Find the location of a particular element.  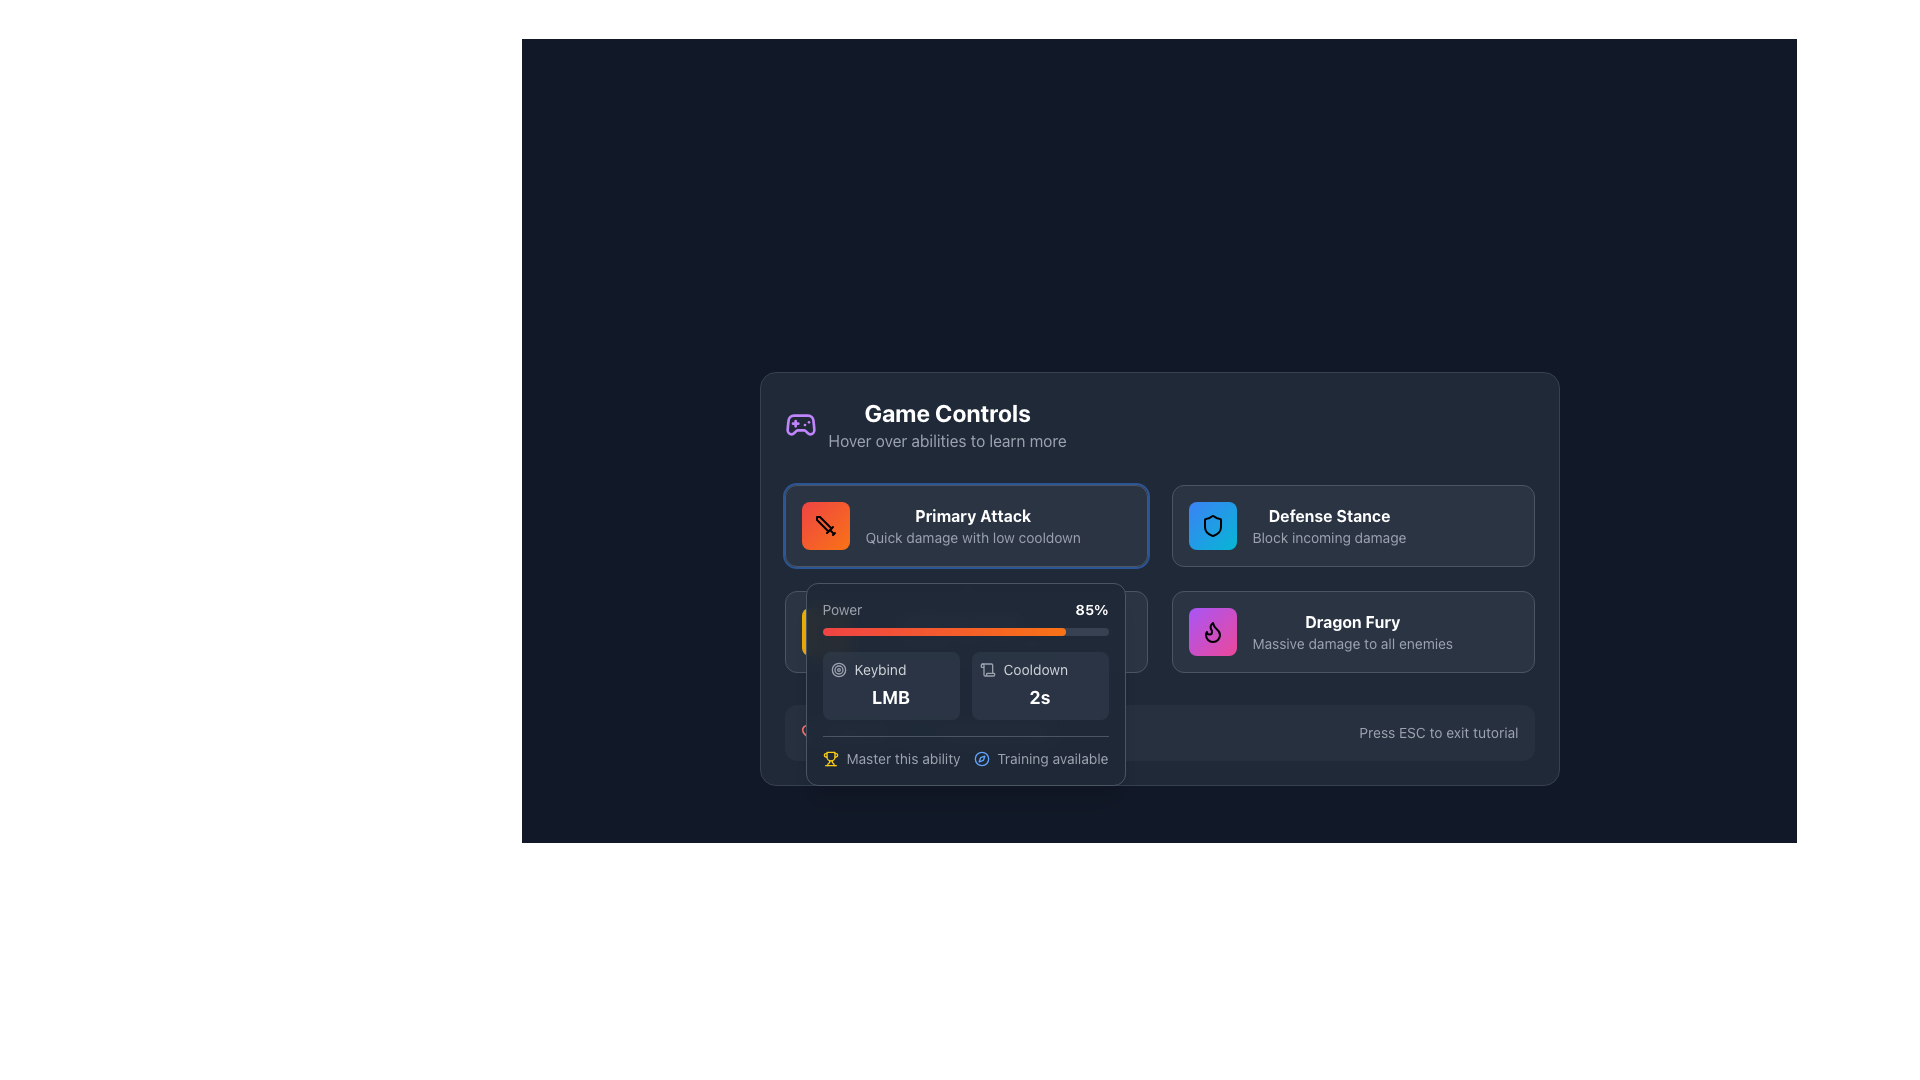

the informational message box that guides the user to press the ESC key to exit the tutorial is located at coordinates (1159, 732).